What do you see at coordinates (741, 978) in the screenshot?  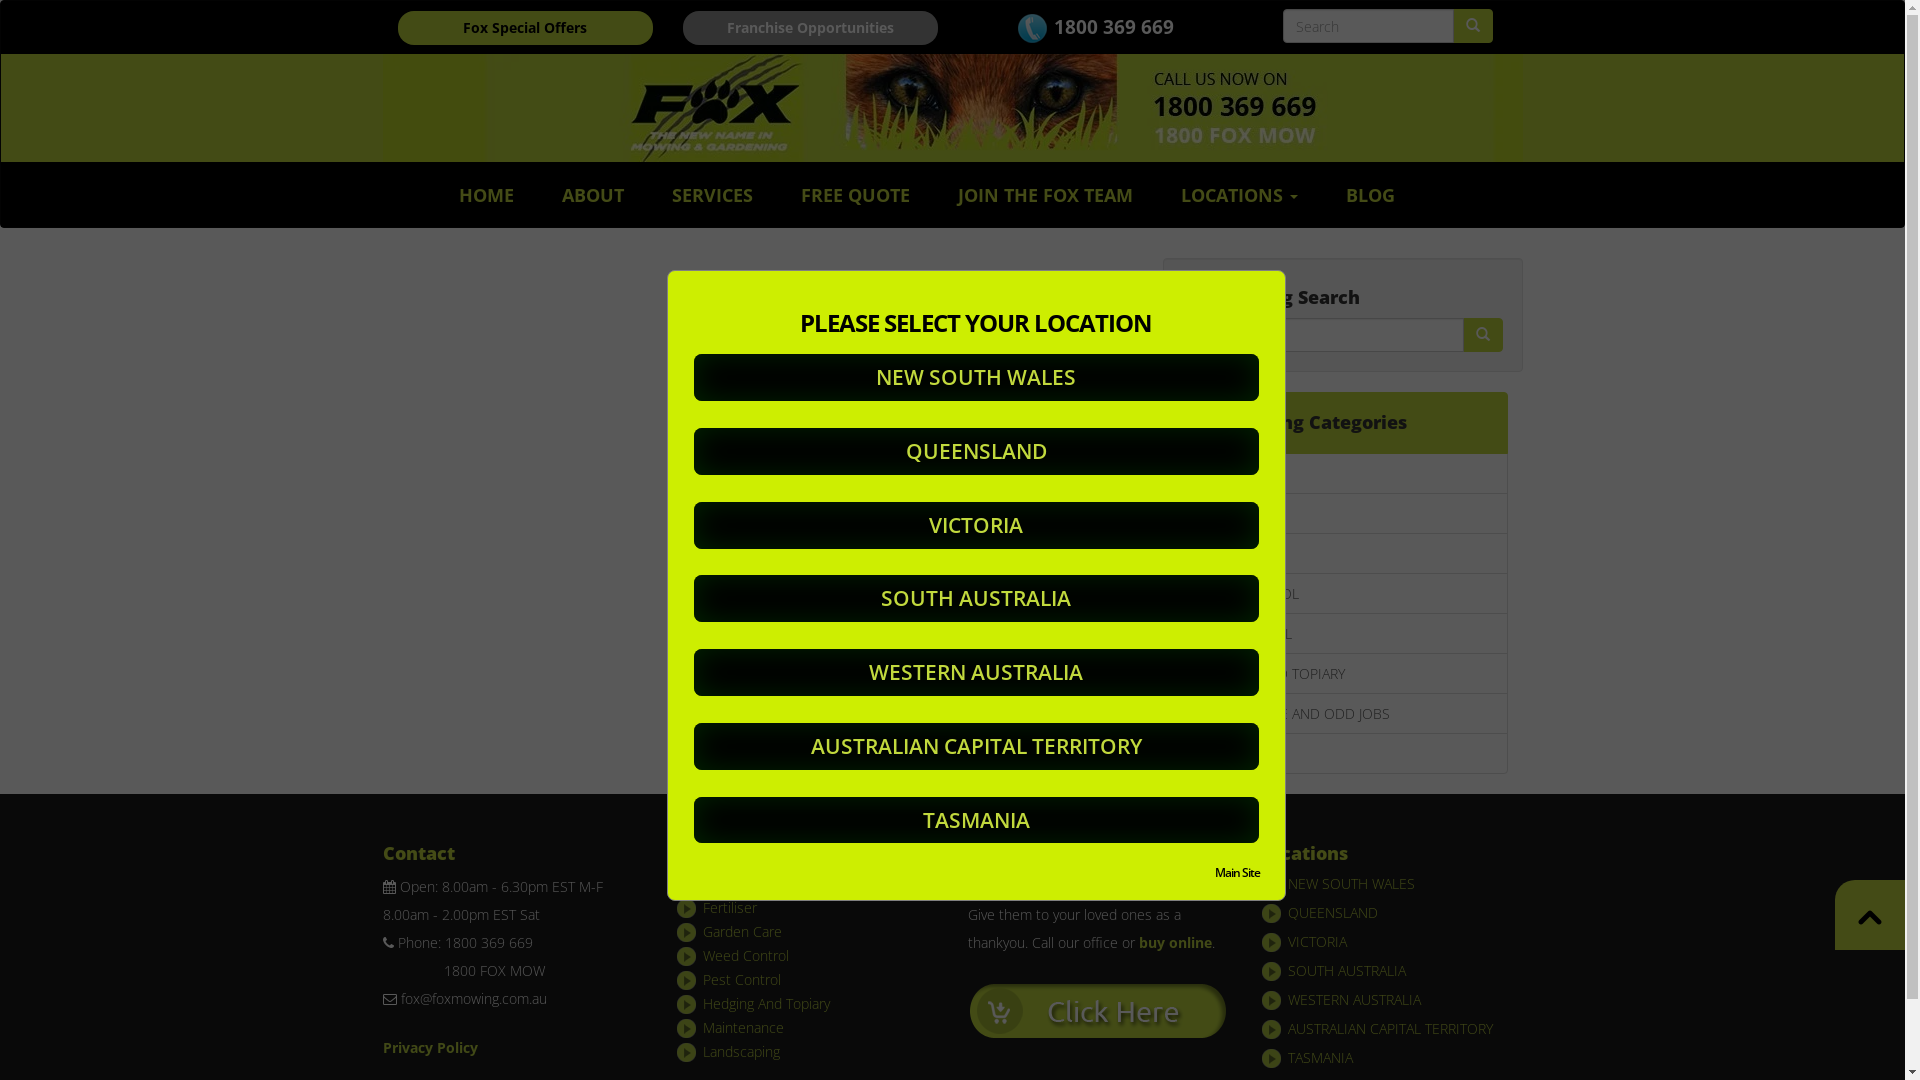 I see `'Pest Control'` at bounding box center [741, 978].